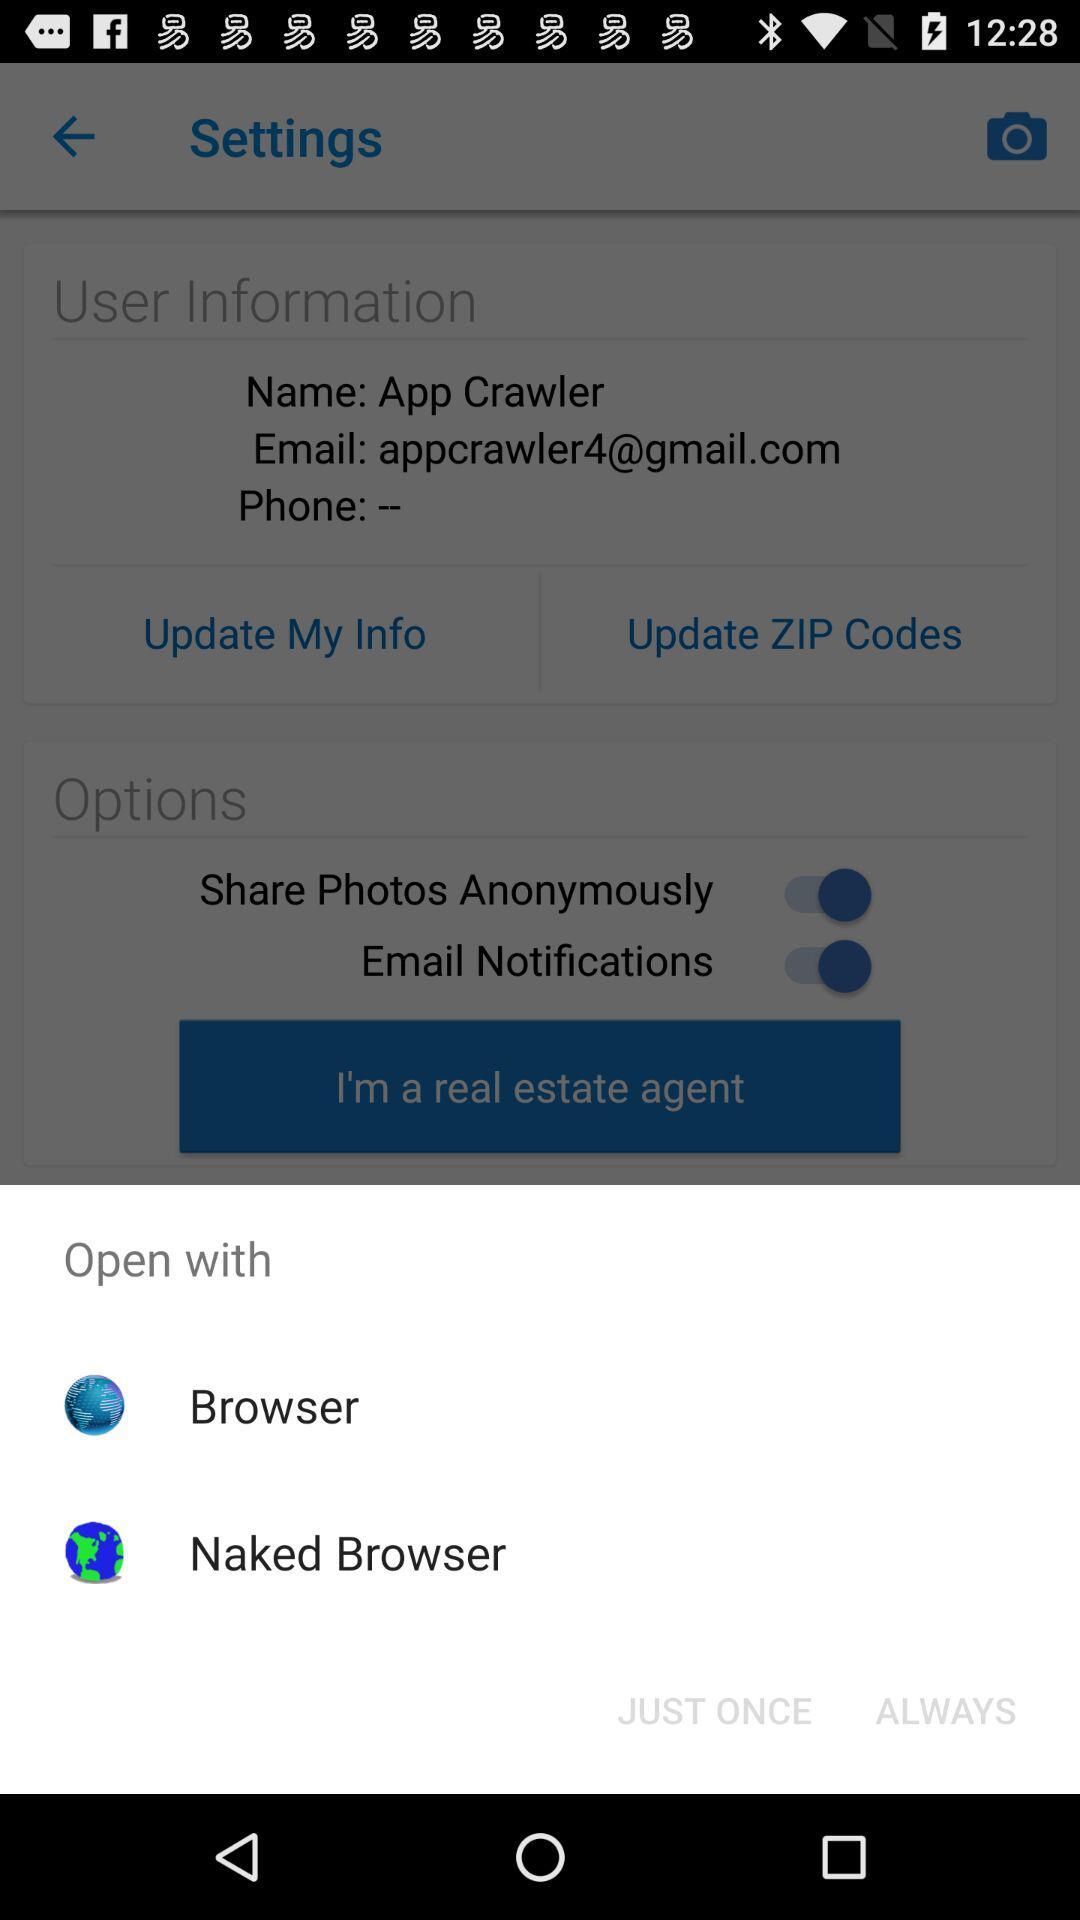  What do you see at coordinates (713, 1708) in the screenshot?
I see `button next to the always button` at bounding box center [713, 1708].